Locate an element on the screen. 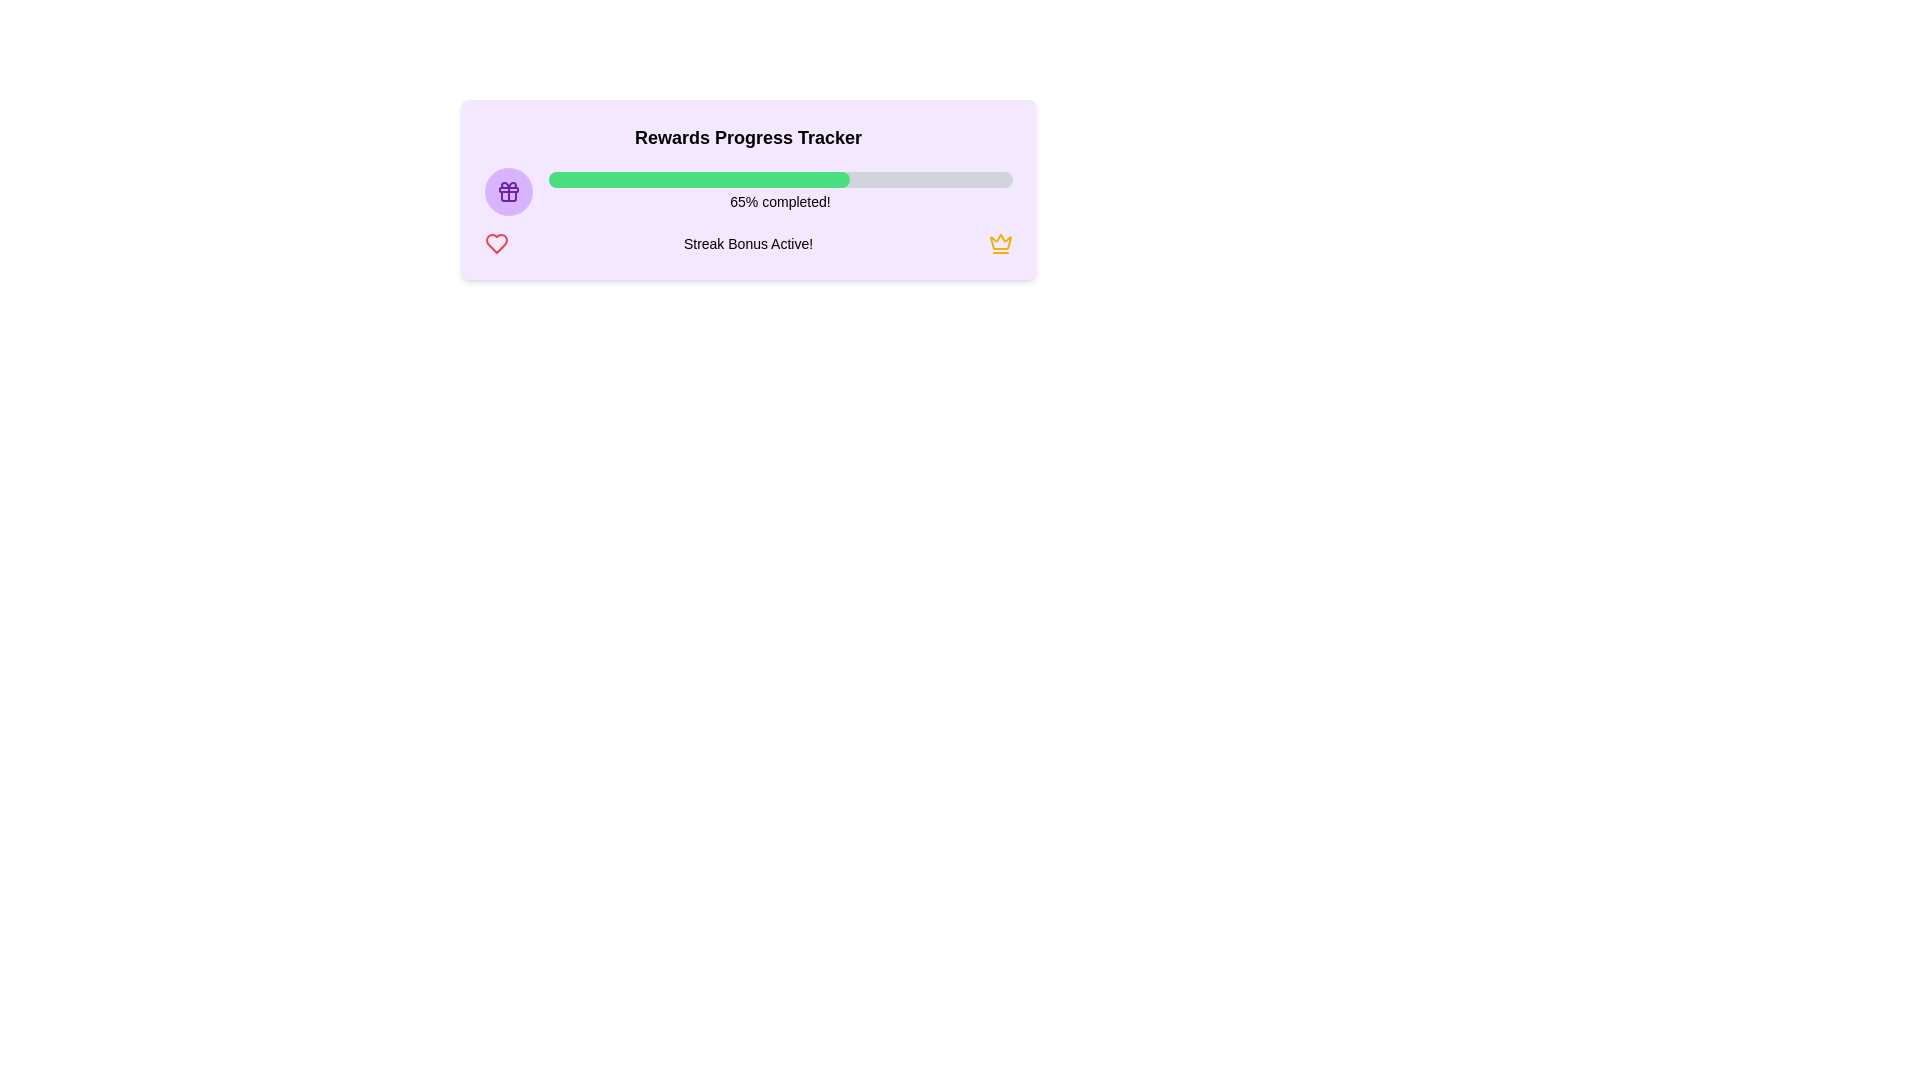 The image size is (1920, 1080). the Informational Banner displaying 'Streak Bonus Active!' with red heart and yellow crown icons, located under the 'Rewards Progress Tracker' title is located at coordinates (747, 242).